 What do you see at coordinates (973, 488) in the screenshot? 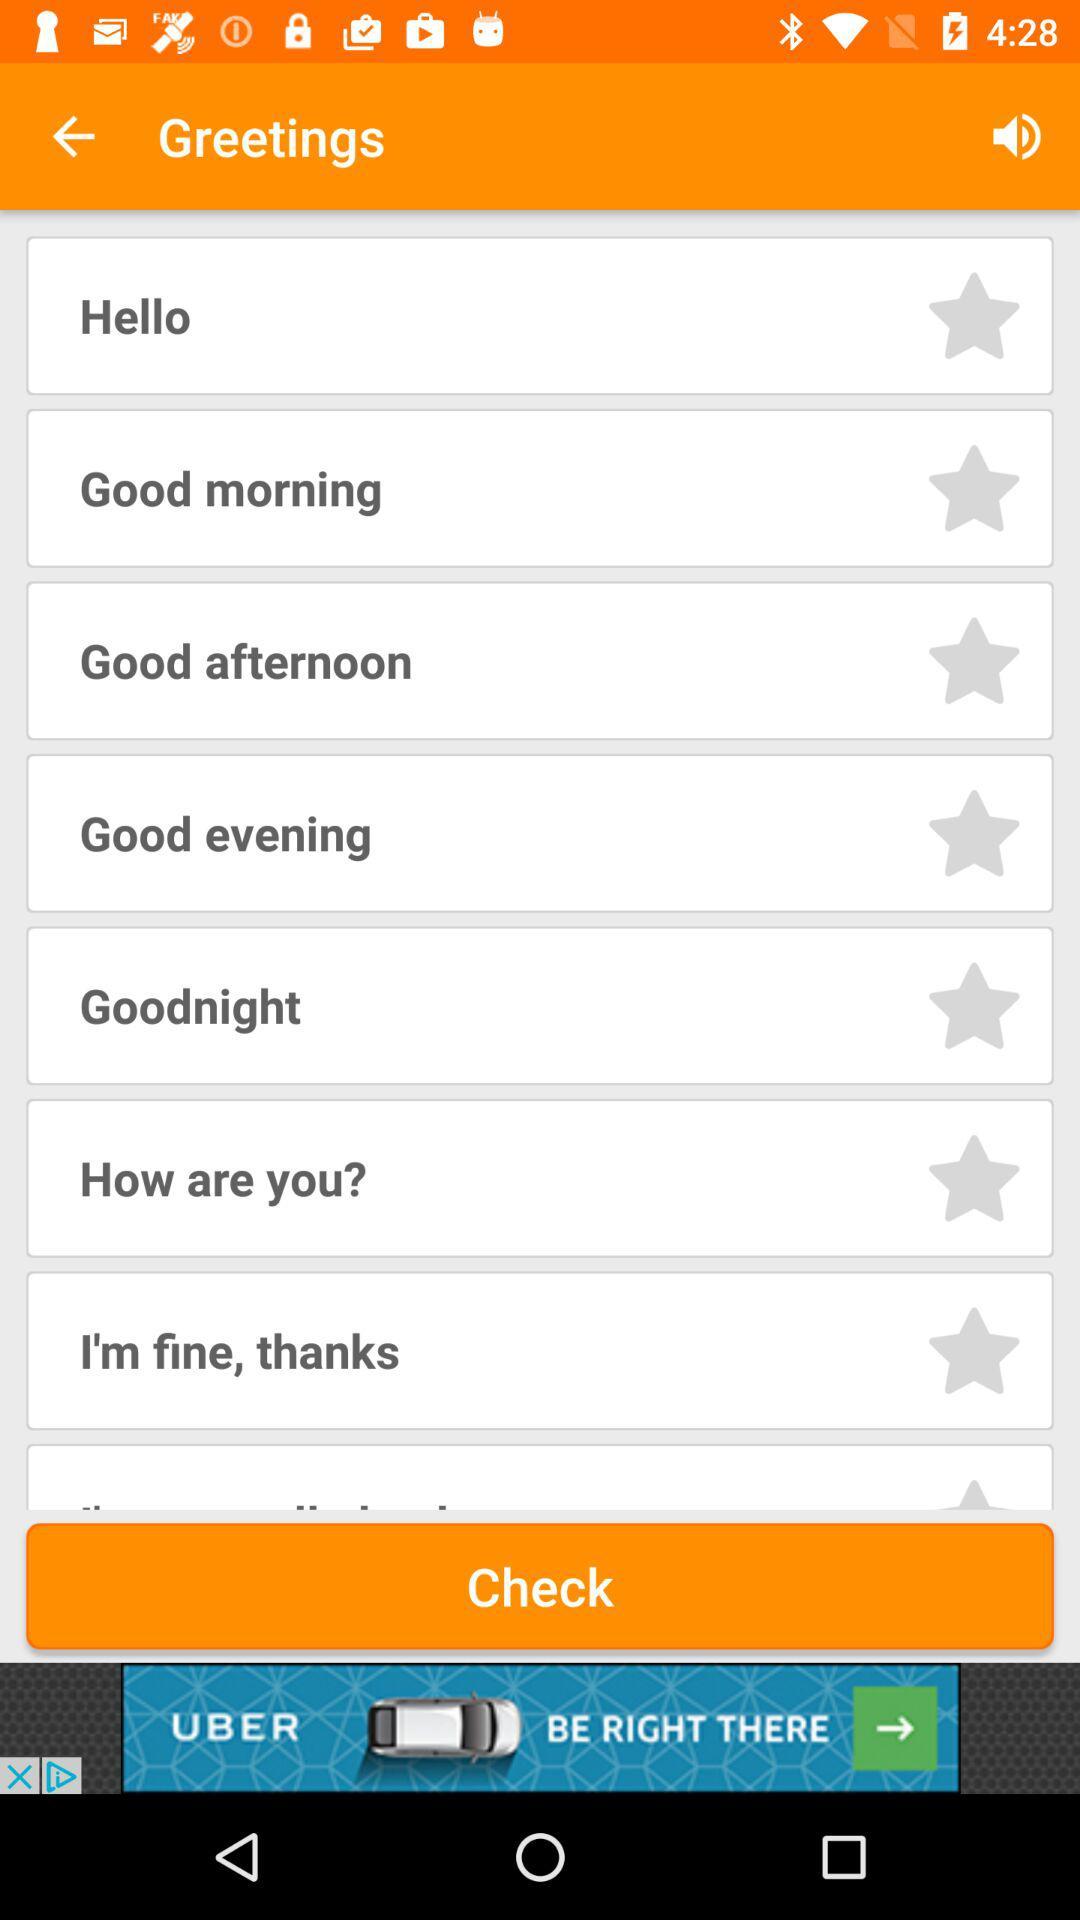
I see `'good morning` at bounding box center [973, 488].